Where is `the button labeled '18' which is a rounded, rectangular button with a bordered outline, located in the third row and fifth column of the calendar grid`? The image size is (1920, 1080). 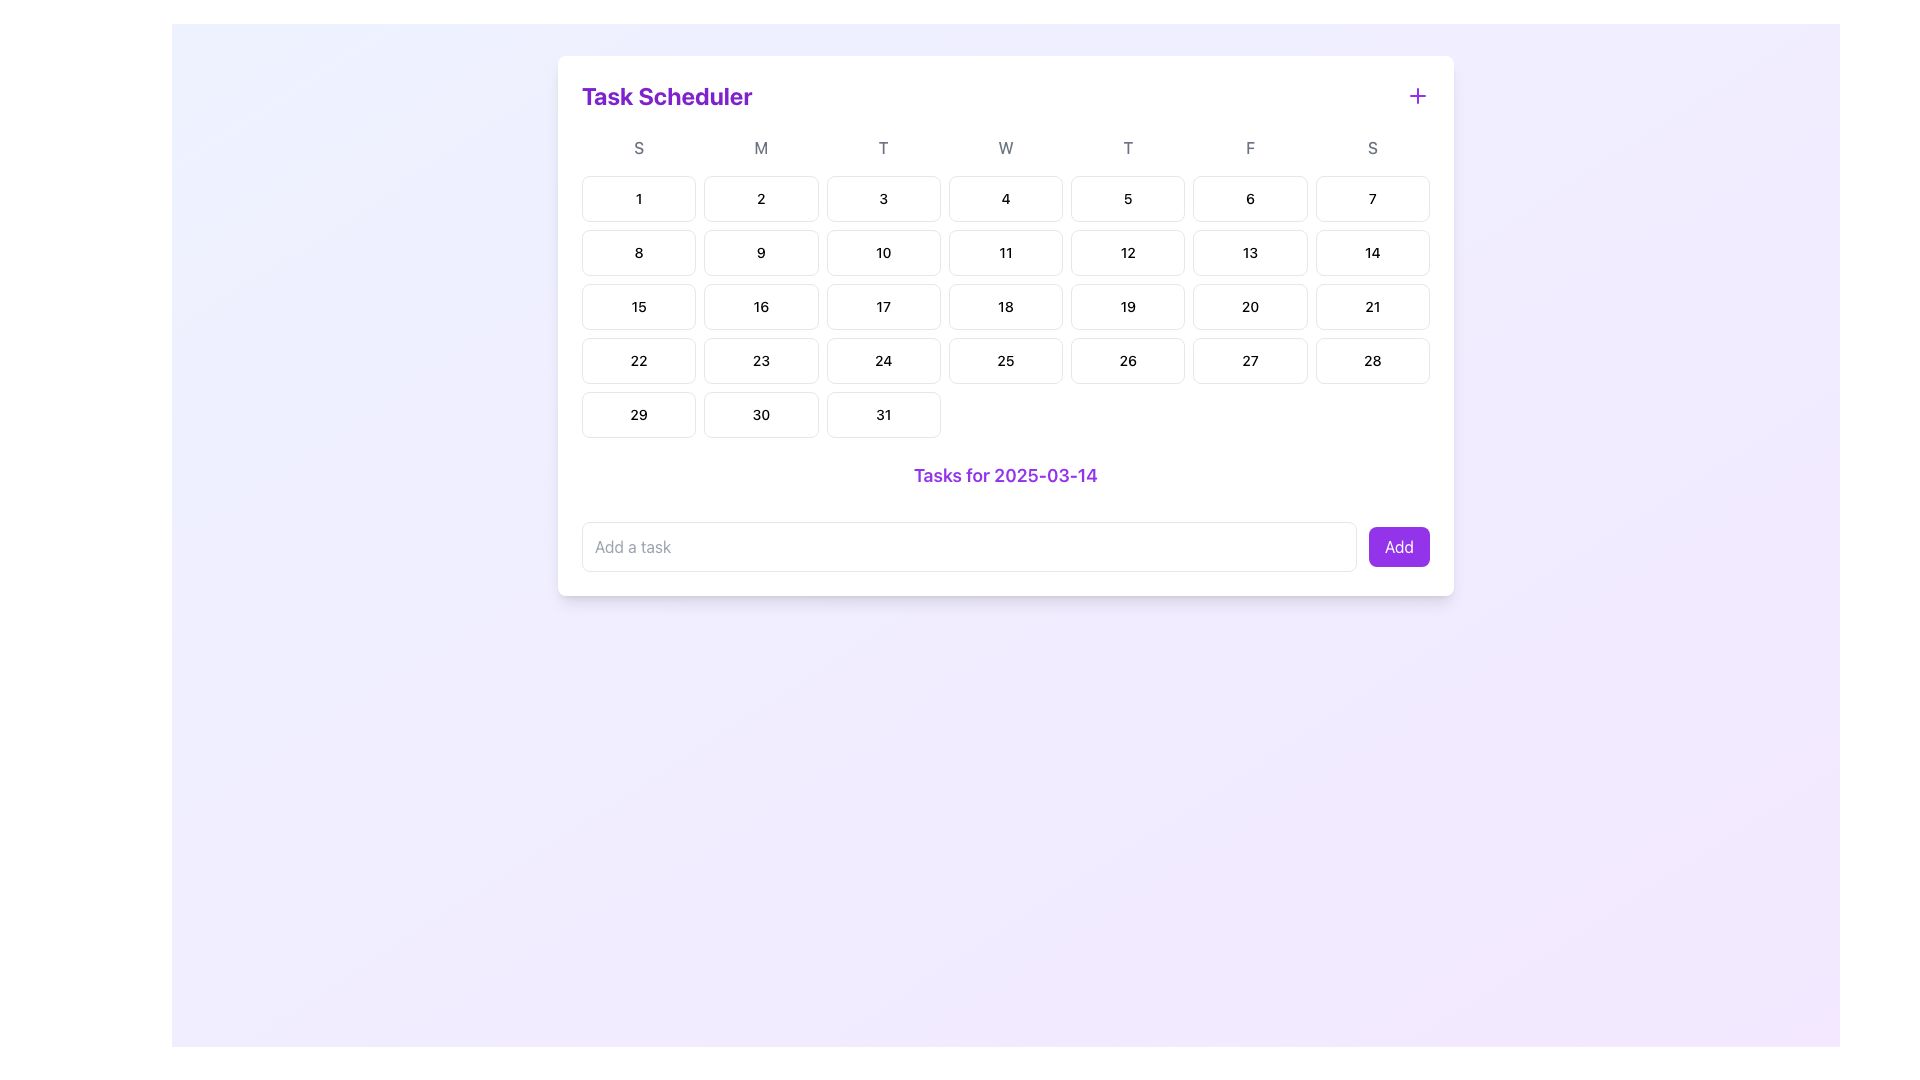 the button labeled '18' which is a rounded, rectangular button with a bordered outline, located in the third row and fifth column of the calendar grid is located at coordinates (1006, 307).